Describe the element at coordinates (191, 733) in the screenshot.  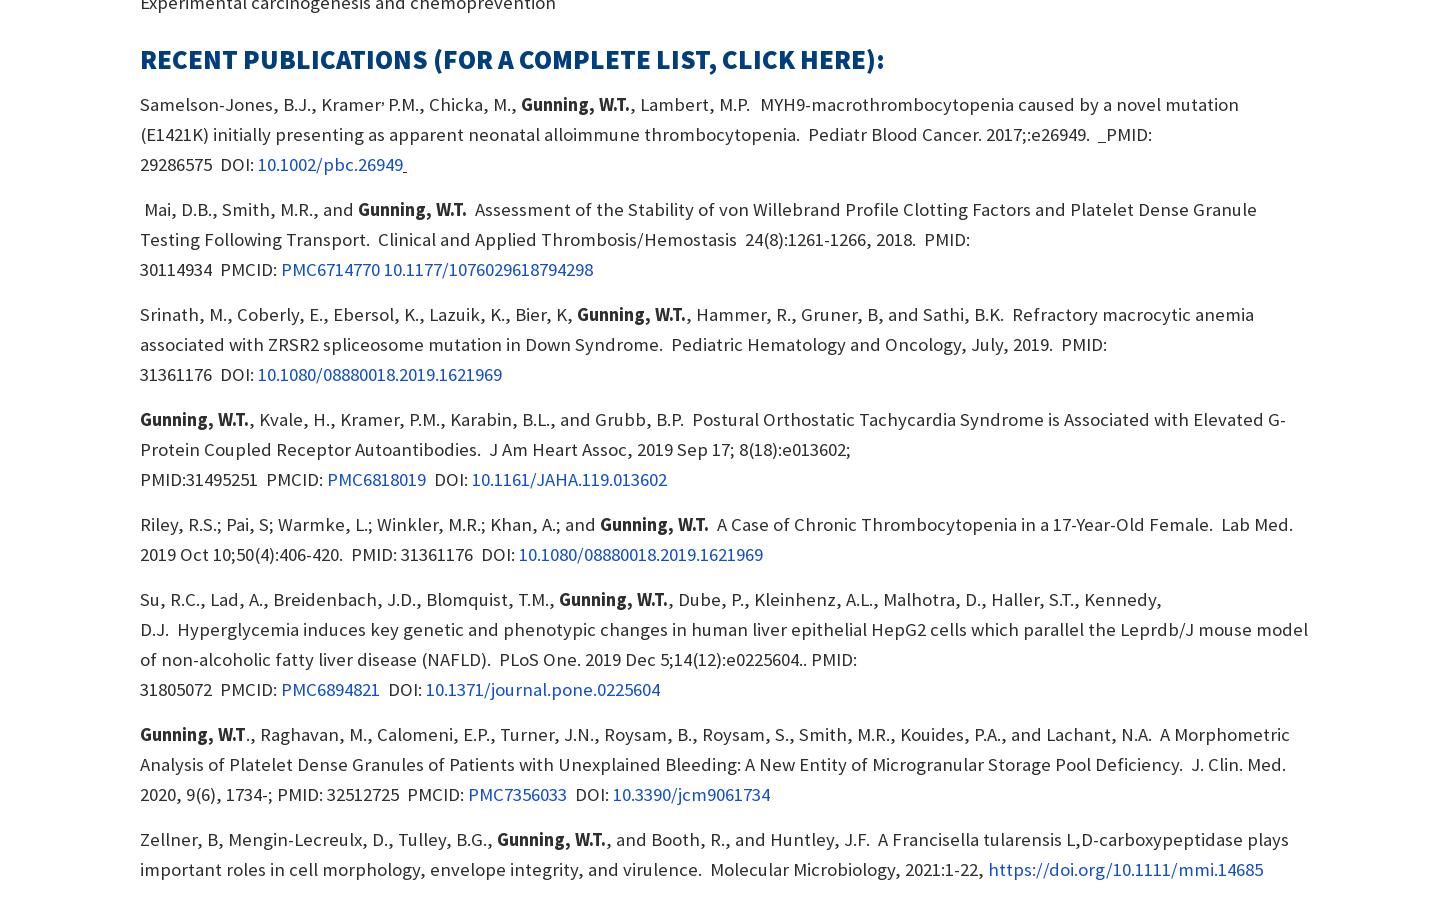
I see `'Gunning, W.T'` at that location.